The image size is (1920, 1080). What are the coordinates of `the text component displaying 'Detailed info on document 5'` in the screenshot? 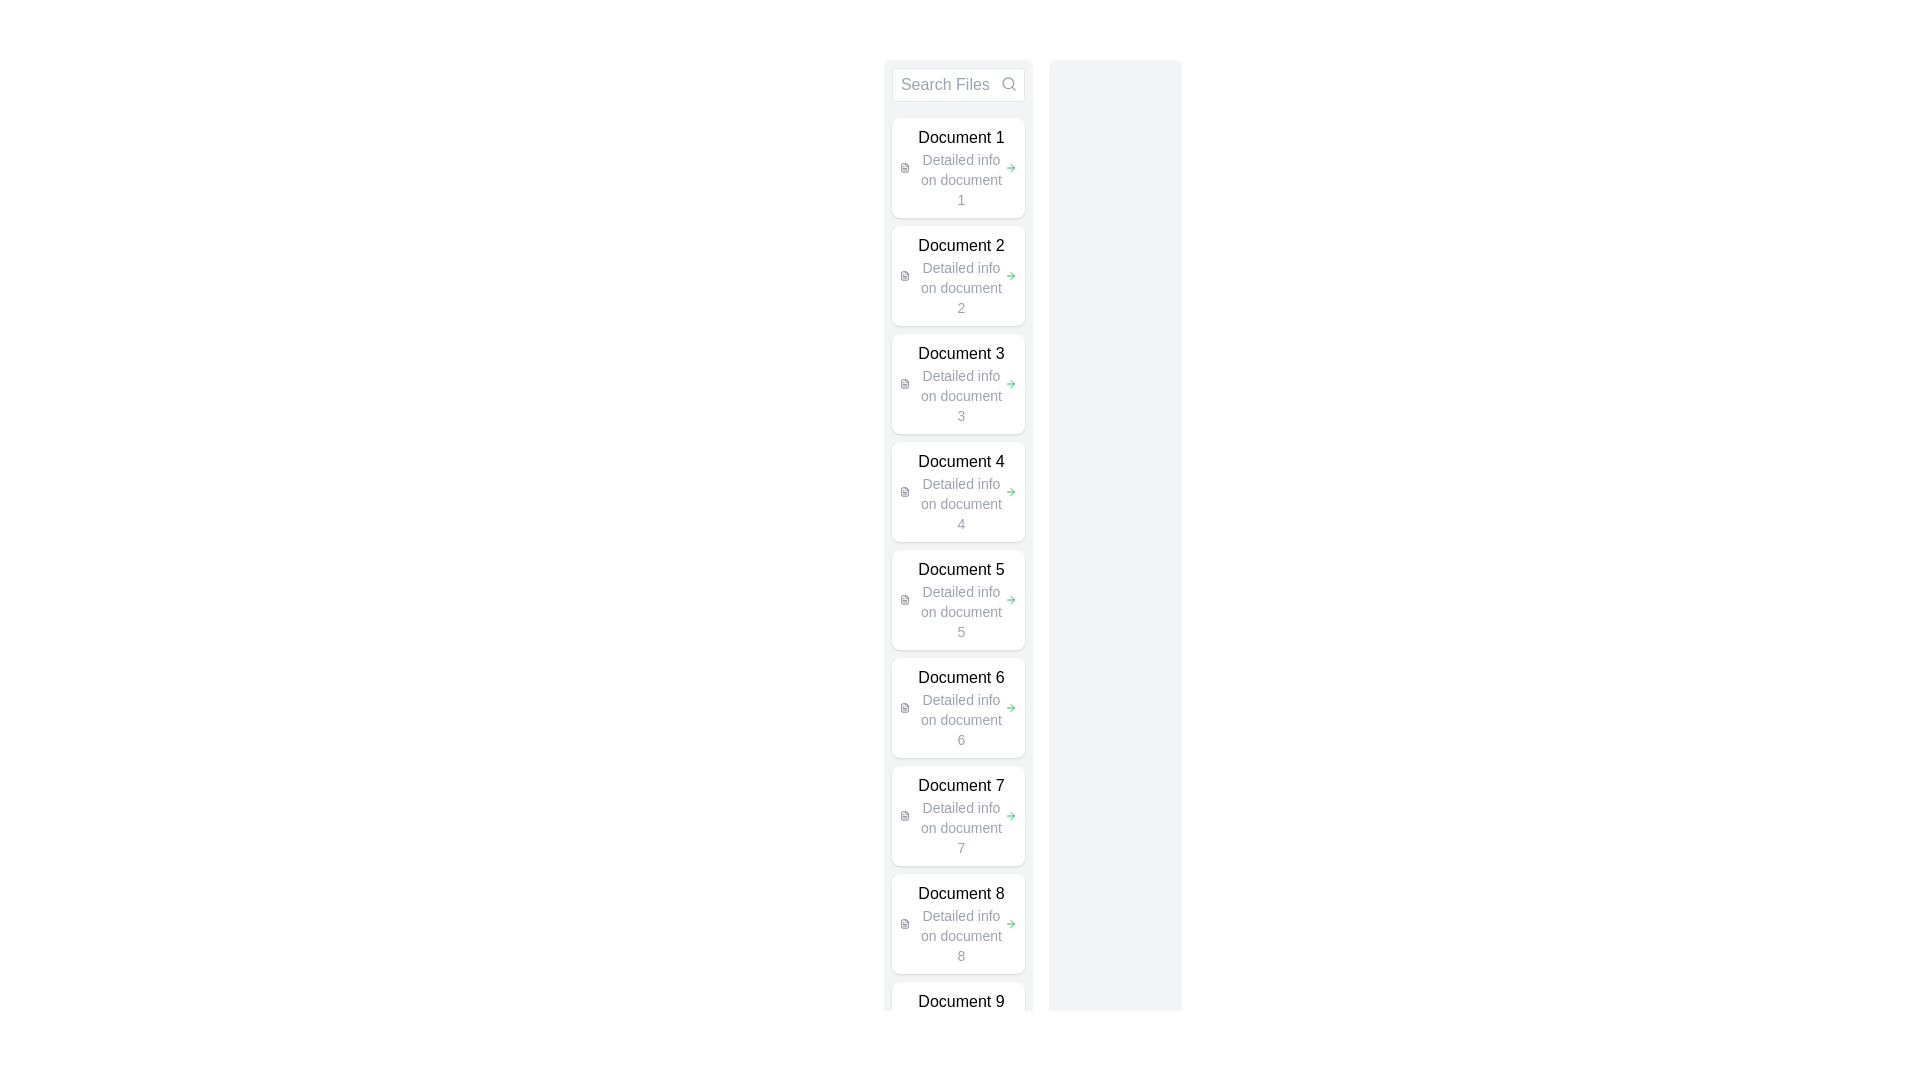 It's located at (961, 611).